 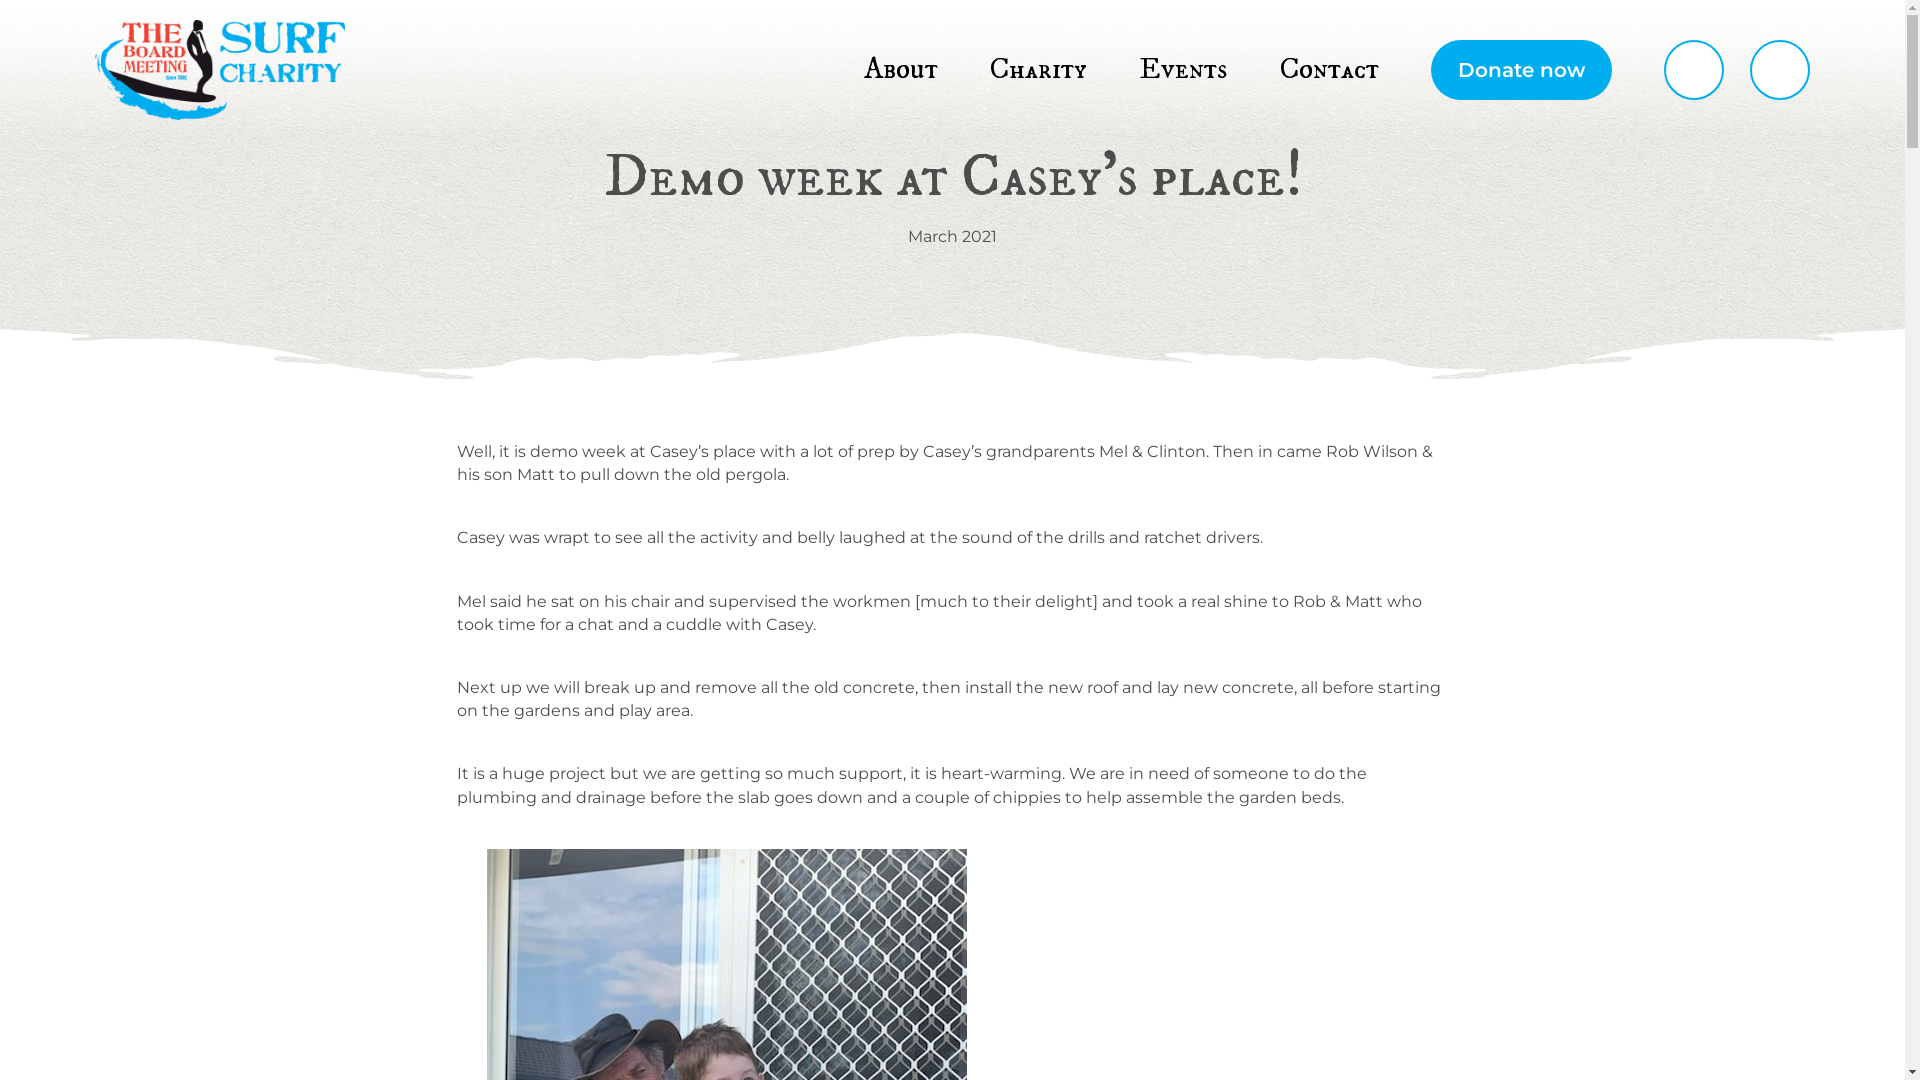 What do you see at coordinates (1329, 68) in the screenshot?
I see `'Contact'` at bounding box center [1329, 68].